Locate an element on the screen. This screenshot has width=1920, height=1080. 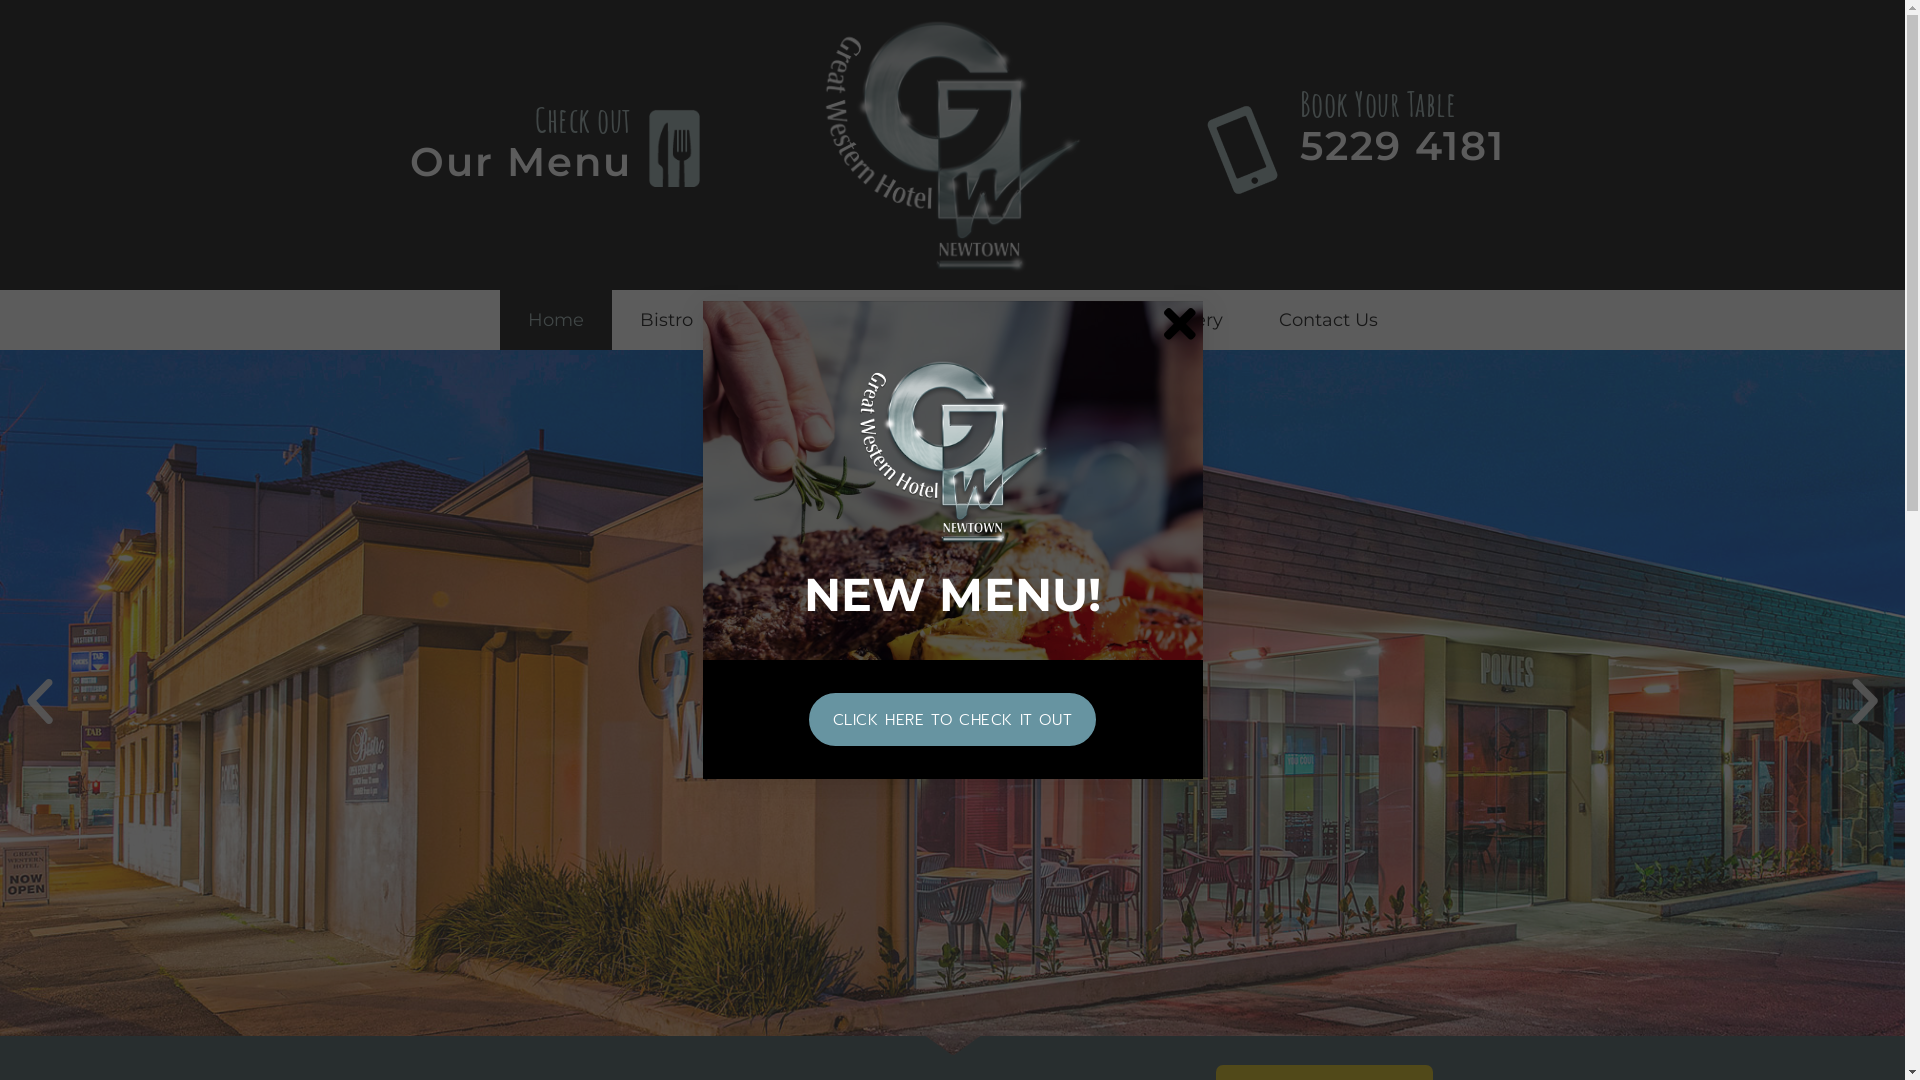
'Wine List' is located at coordinates (897, 319).